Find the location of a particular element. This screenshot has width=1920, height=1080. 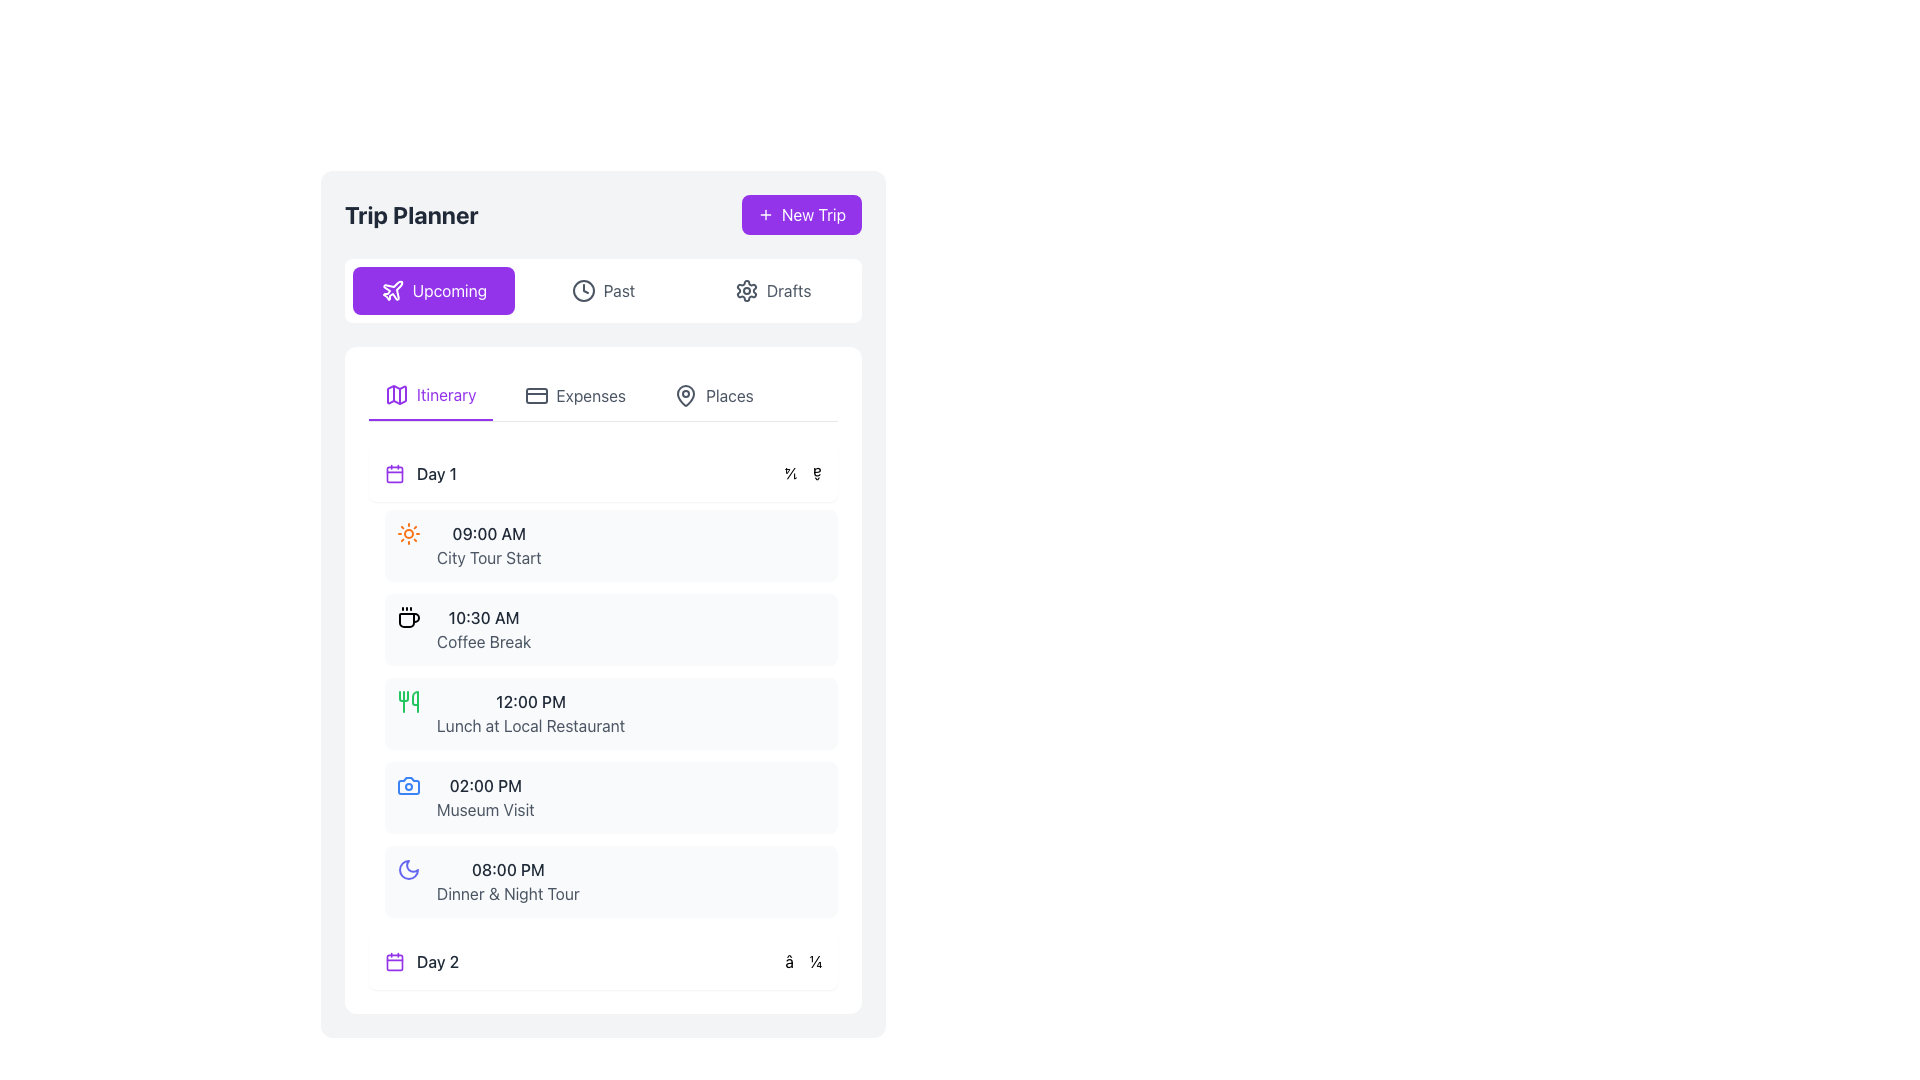

the crescent moon icon representing the night or dark mode theme, located above the 'Day 2' label in the itinerary is located at coordinates (407, 869).